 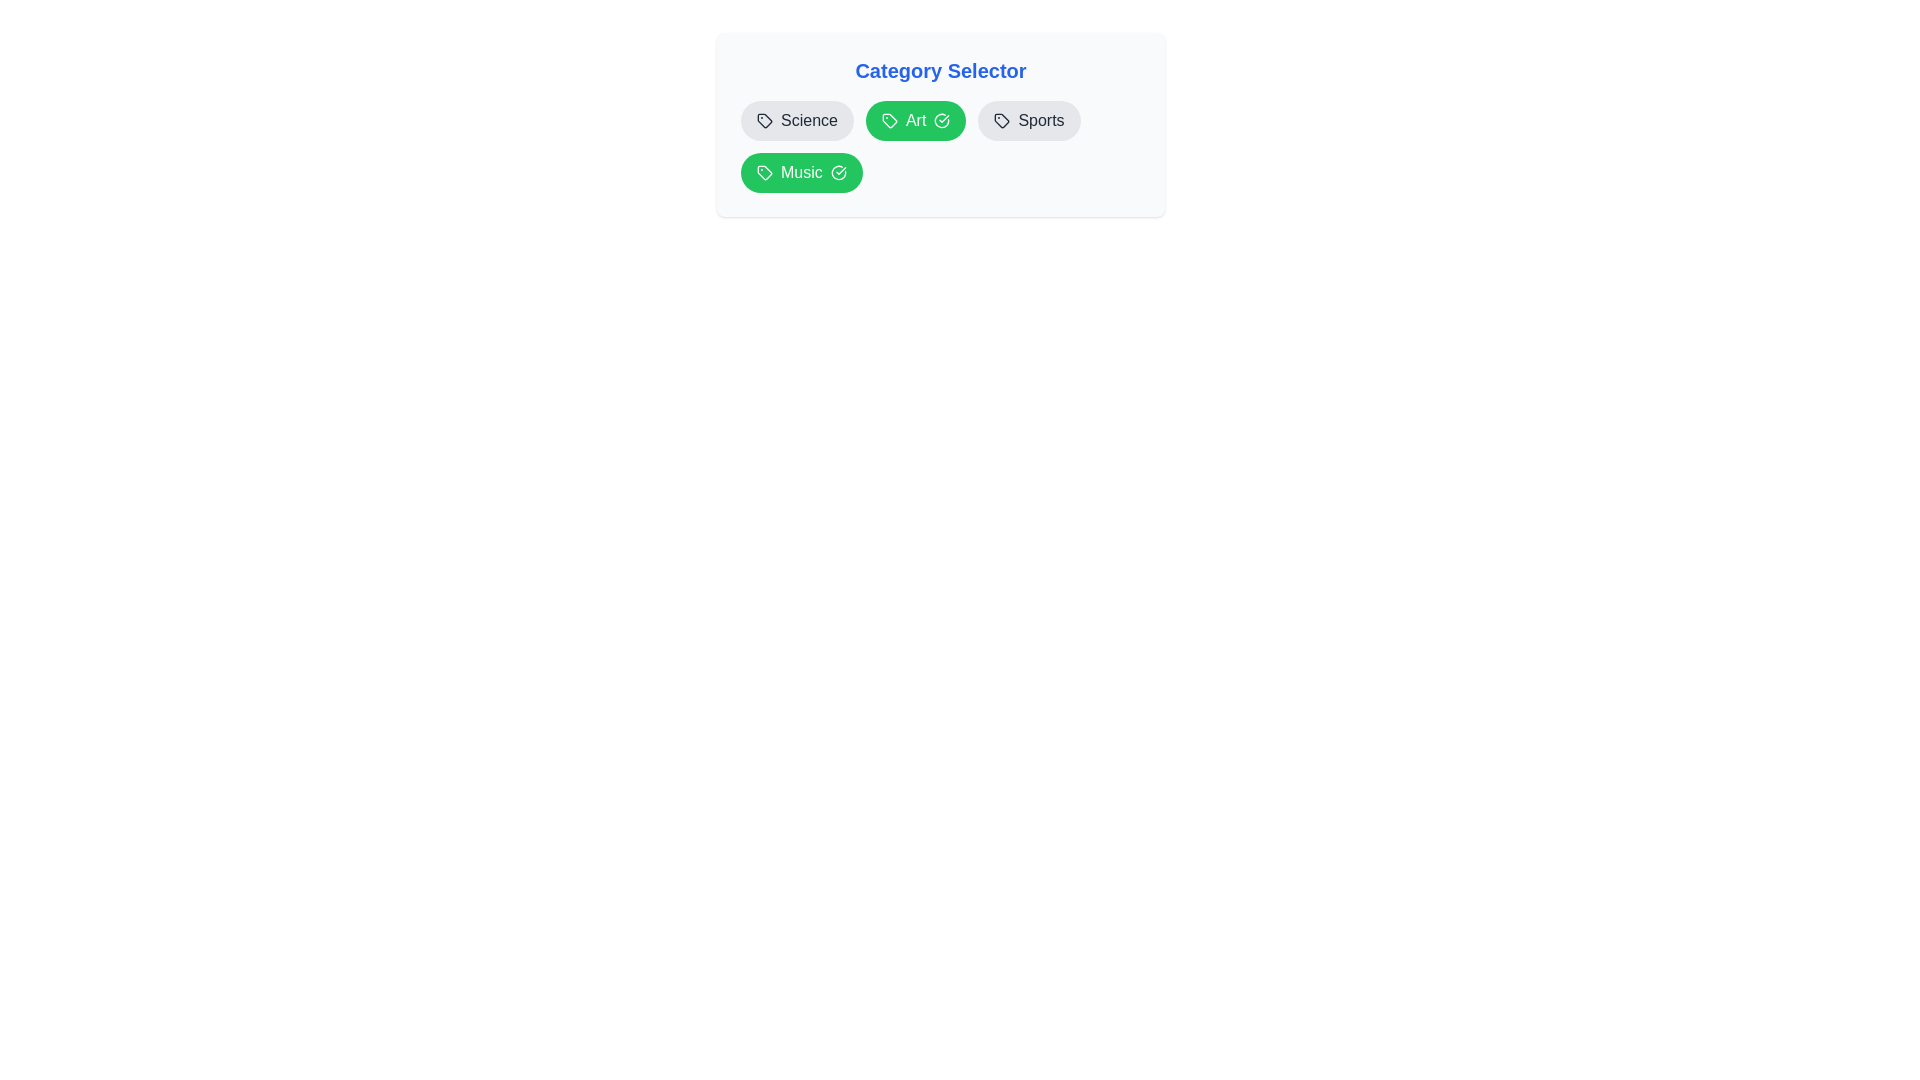 What do you see at coordinates (939, 69) in the screenshot?
I see `the center of the 'Category Selector' header` at bounding box center [939, 69].